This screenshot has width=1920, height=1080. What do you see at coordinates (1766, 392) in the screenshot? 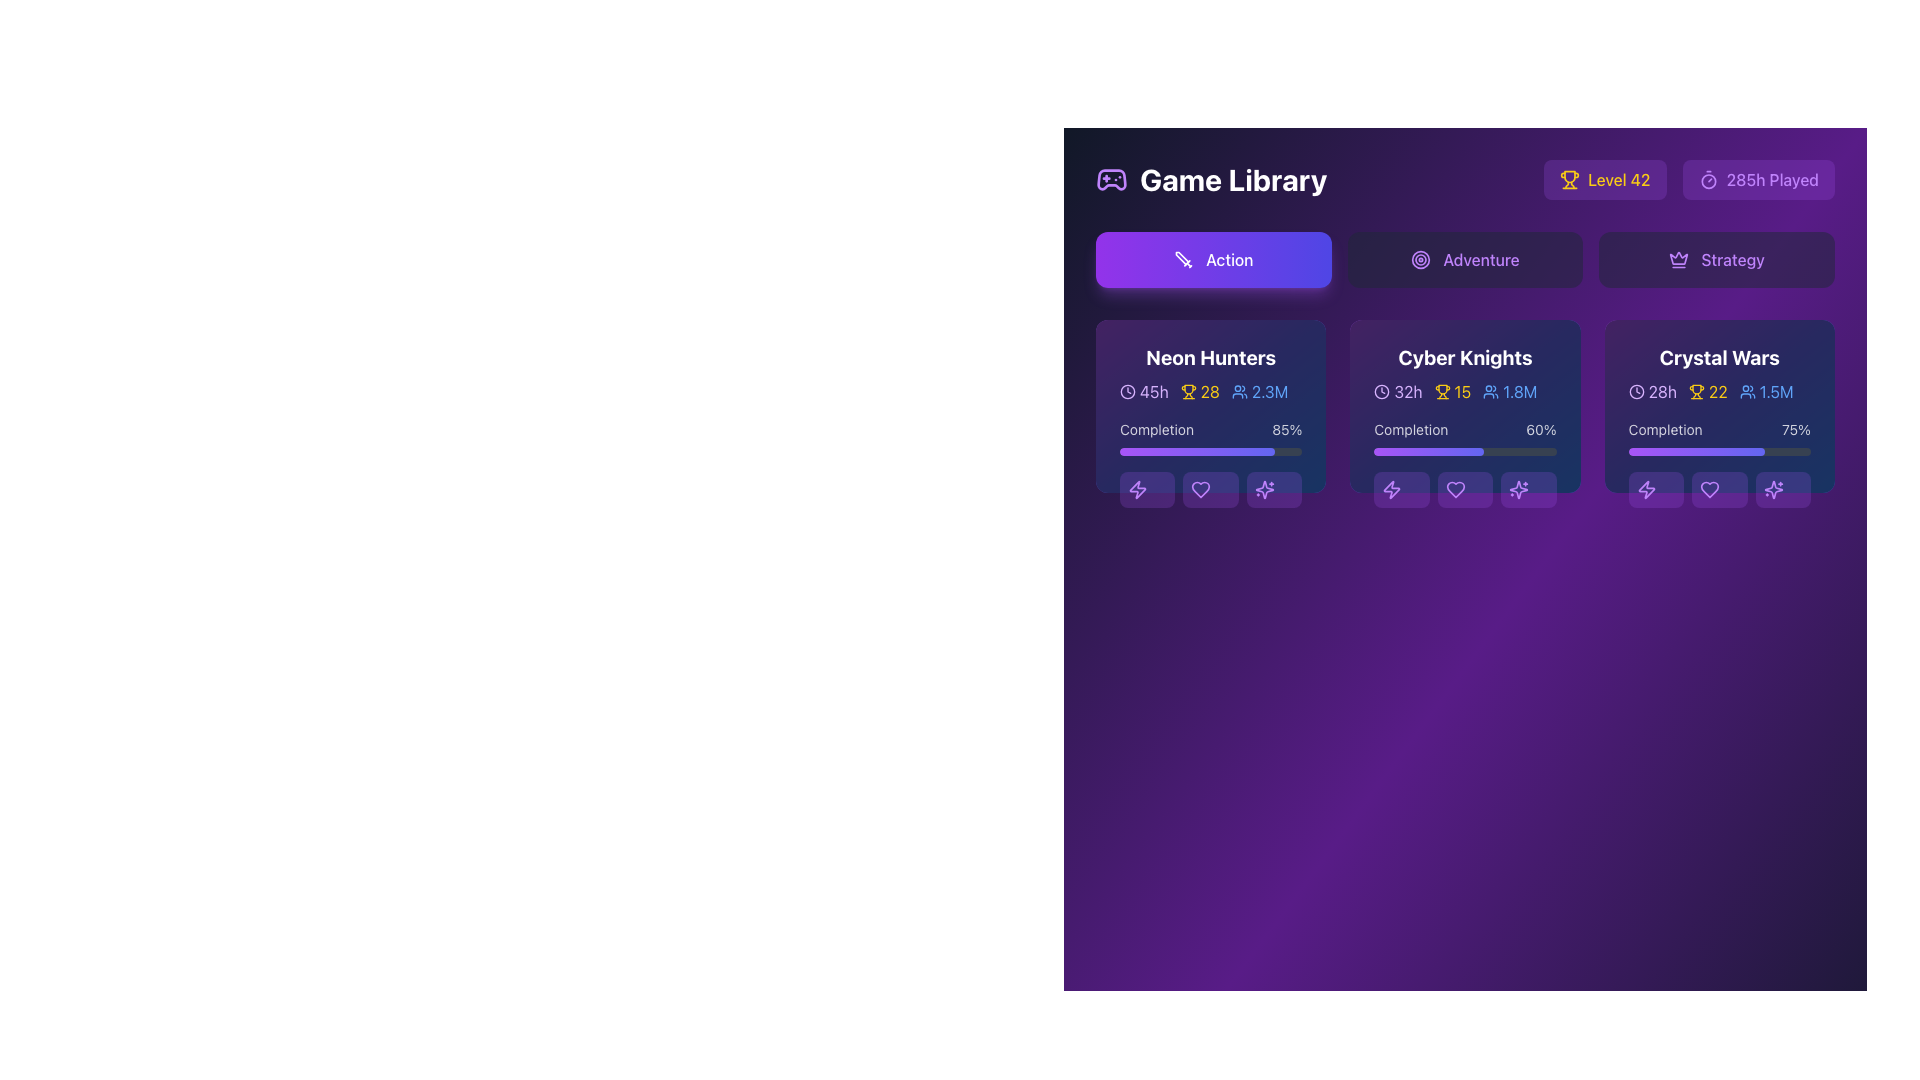
I see `the static label displaying the participant count of '1.5M' in the bottom-right information line of the 'Crystal Wars' card in the Game Library interface` at bounding box center [1766, 392].